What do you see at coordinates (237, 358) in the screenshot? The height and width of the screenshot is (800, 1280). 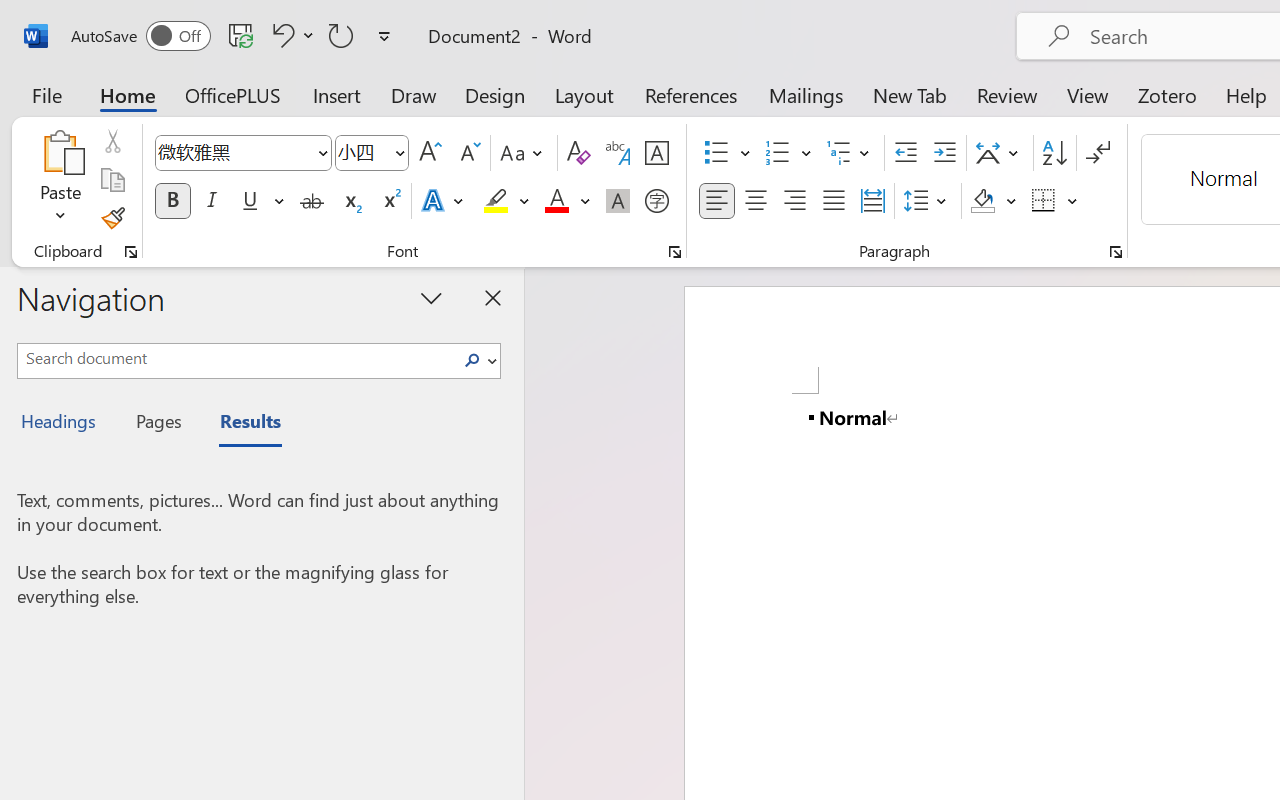 I see `'Search document'` at bounding box center [237, 358].